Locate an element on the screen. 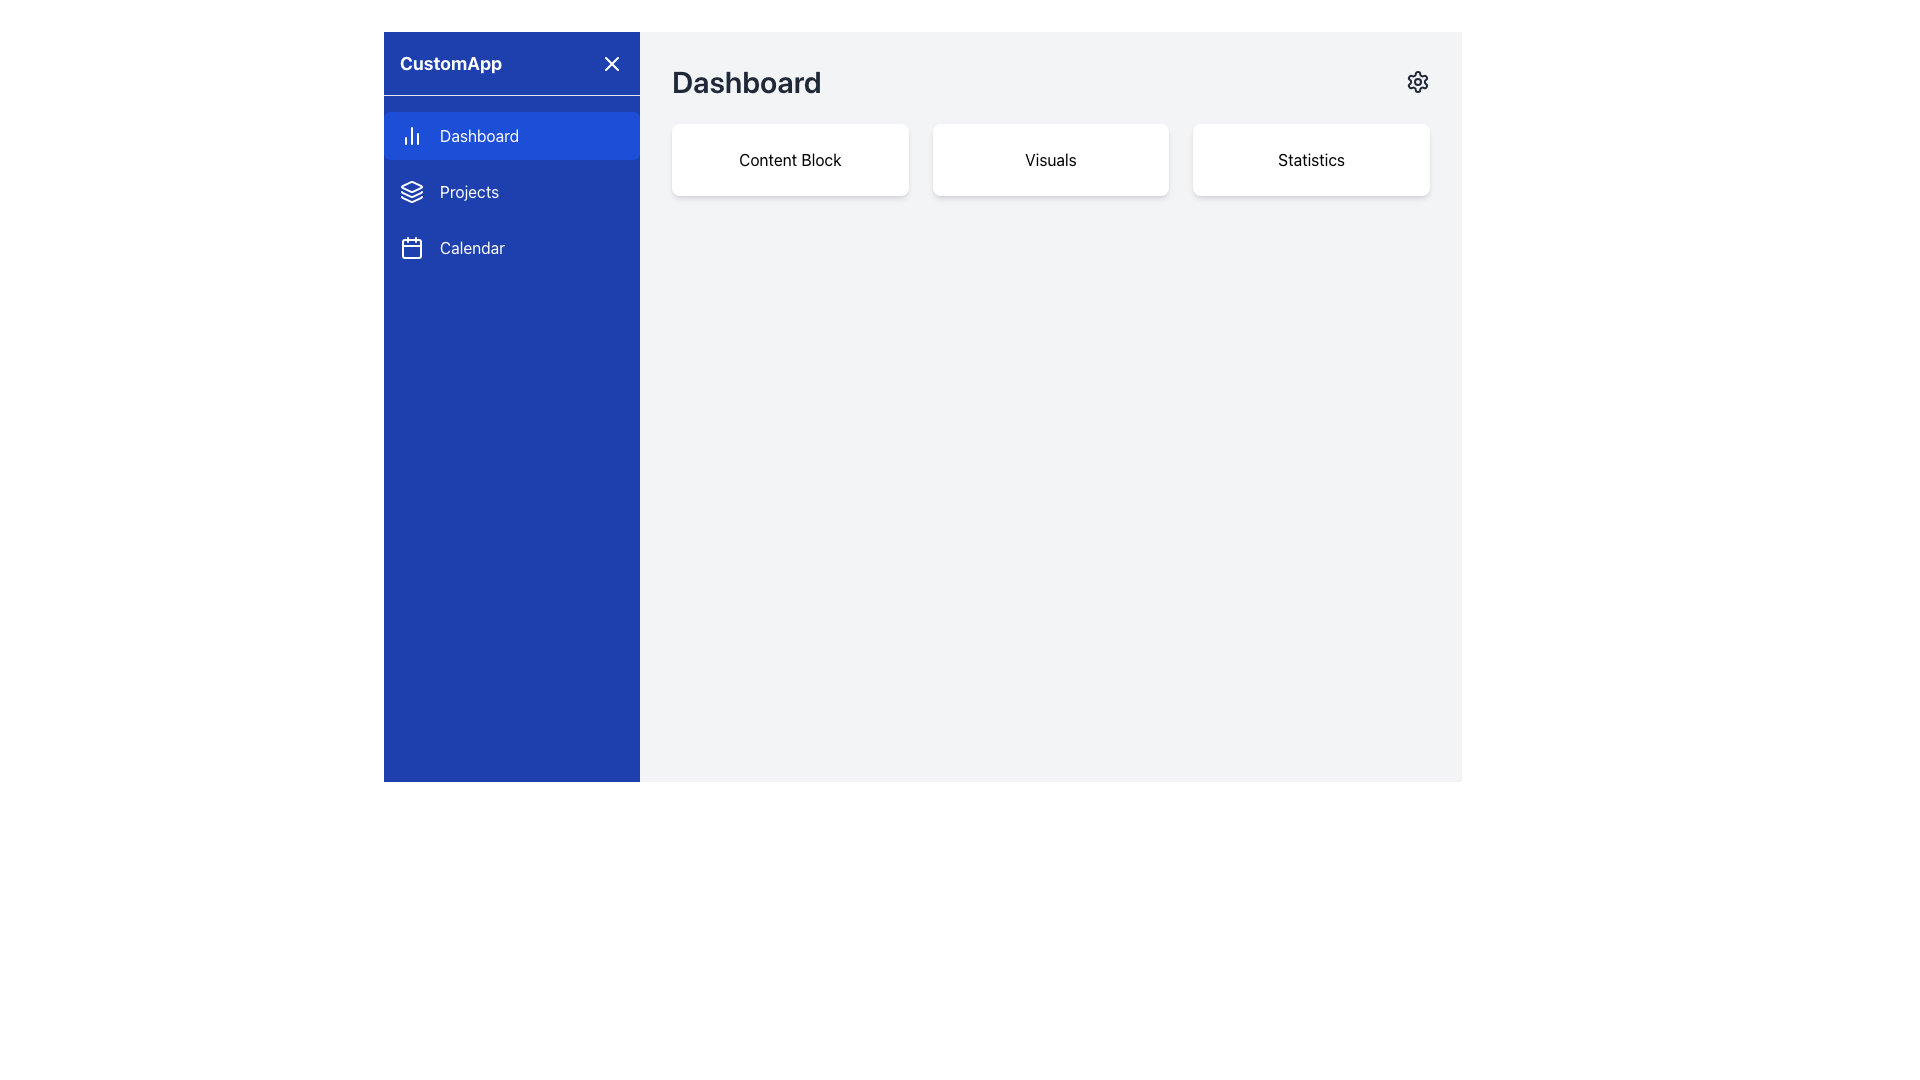  the chart pattern icon located in the sidebar menu, which is positioned to the left of the text 'Dashboard' is located at coordinates (411, 135).